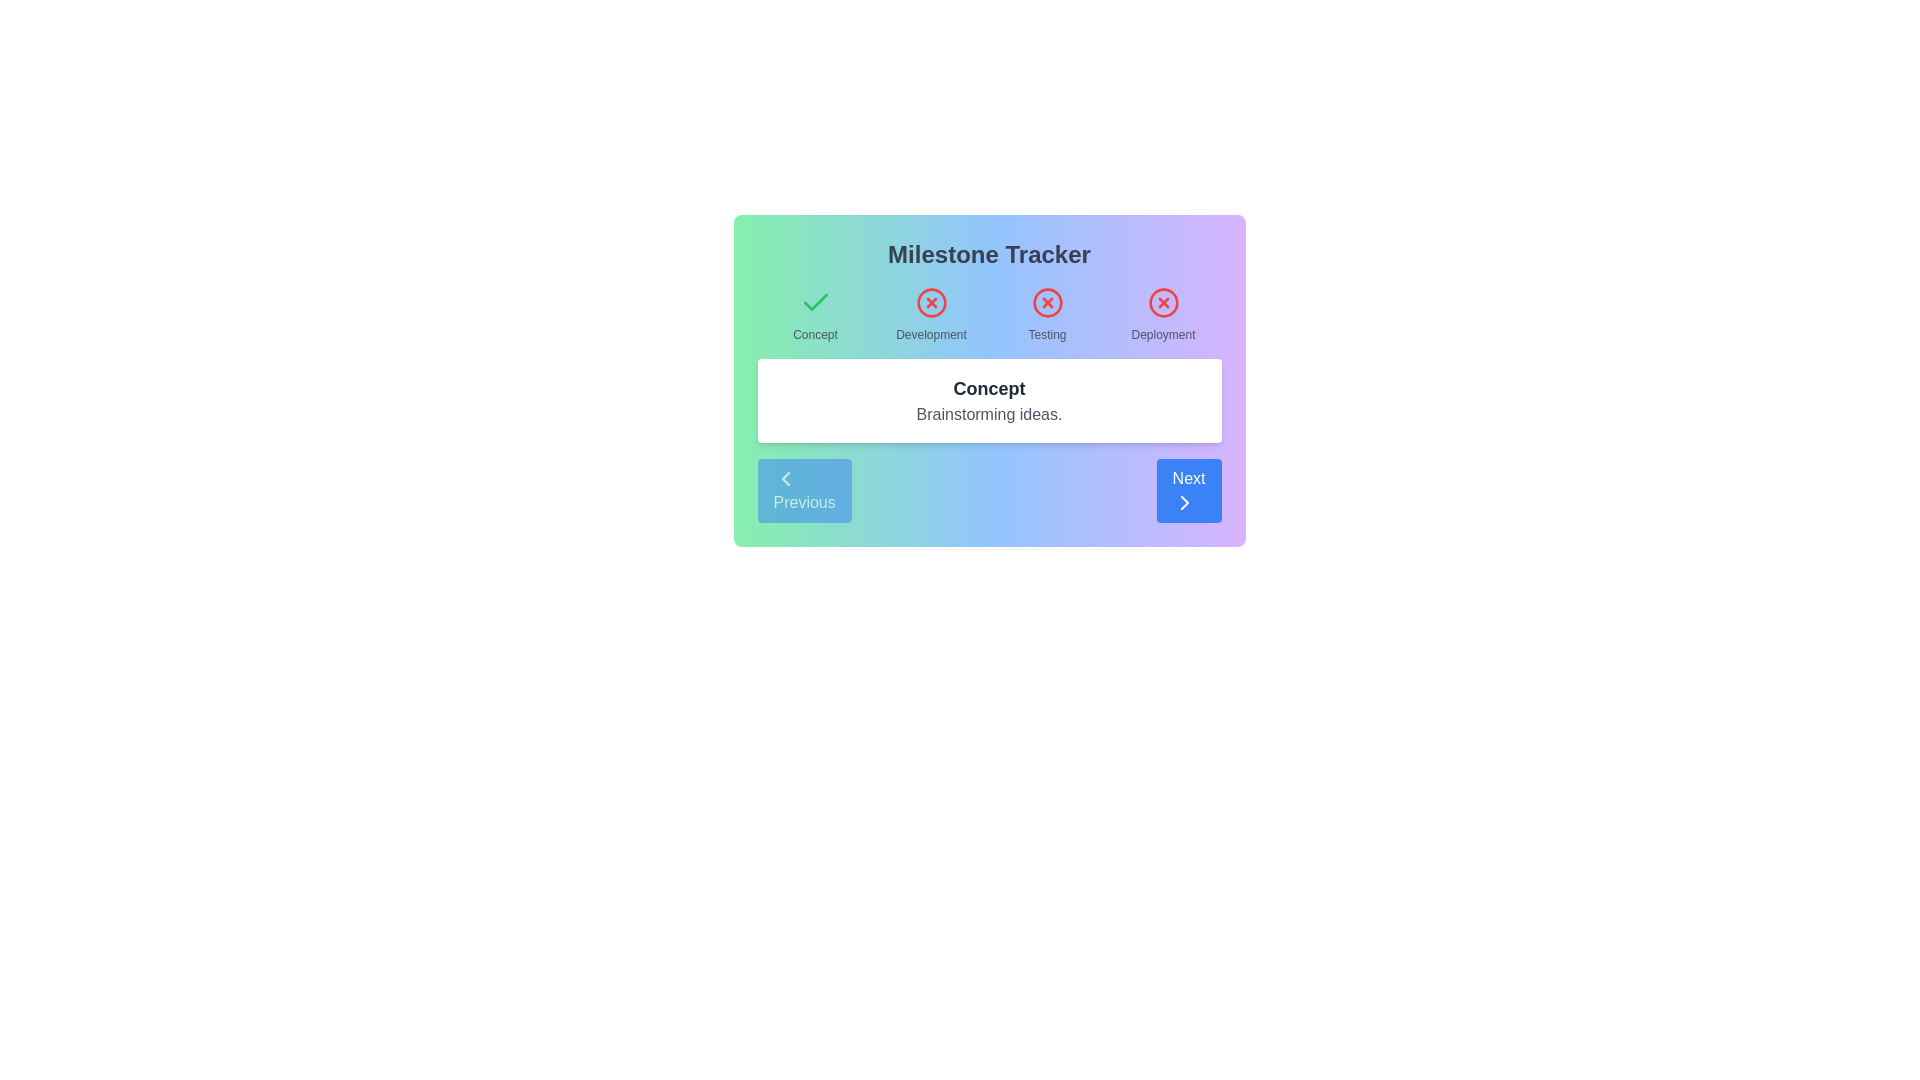 This screenshot has width=1920, height=1080. What do you see at coordinates (784, 478) in the screenshot?
I see `the left-facing chevron icon, which is located inside the 'Previous' button on the left side of the interface, to interact with the button` at bounding box center [784, 478].